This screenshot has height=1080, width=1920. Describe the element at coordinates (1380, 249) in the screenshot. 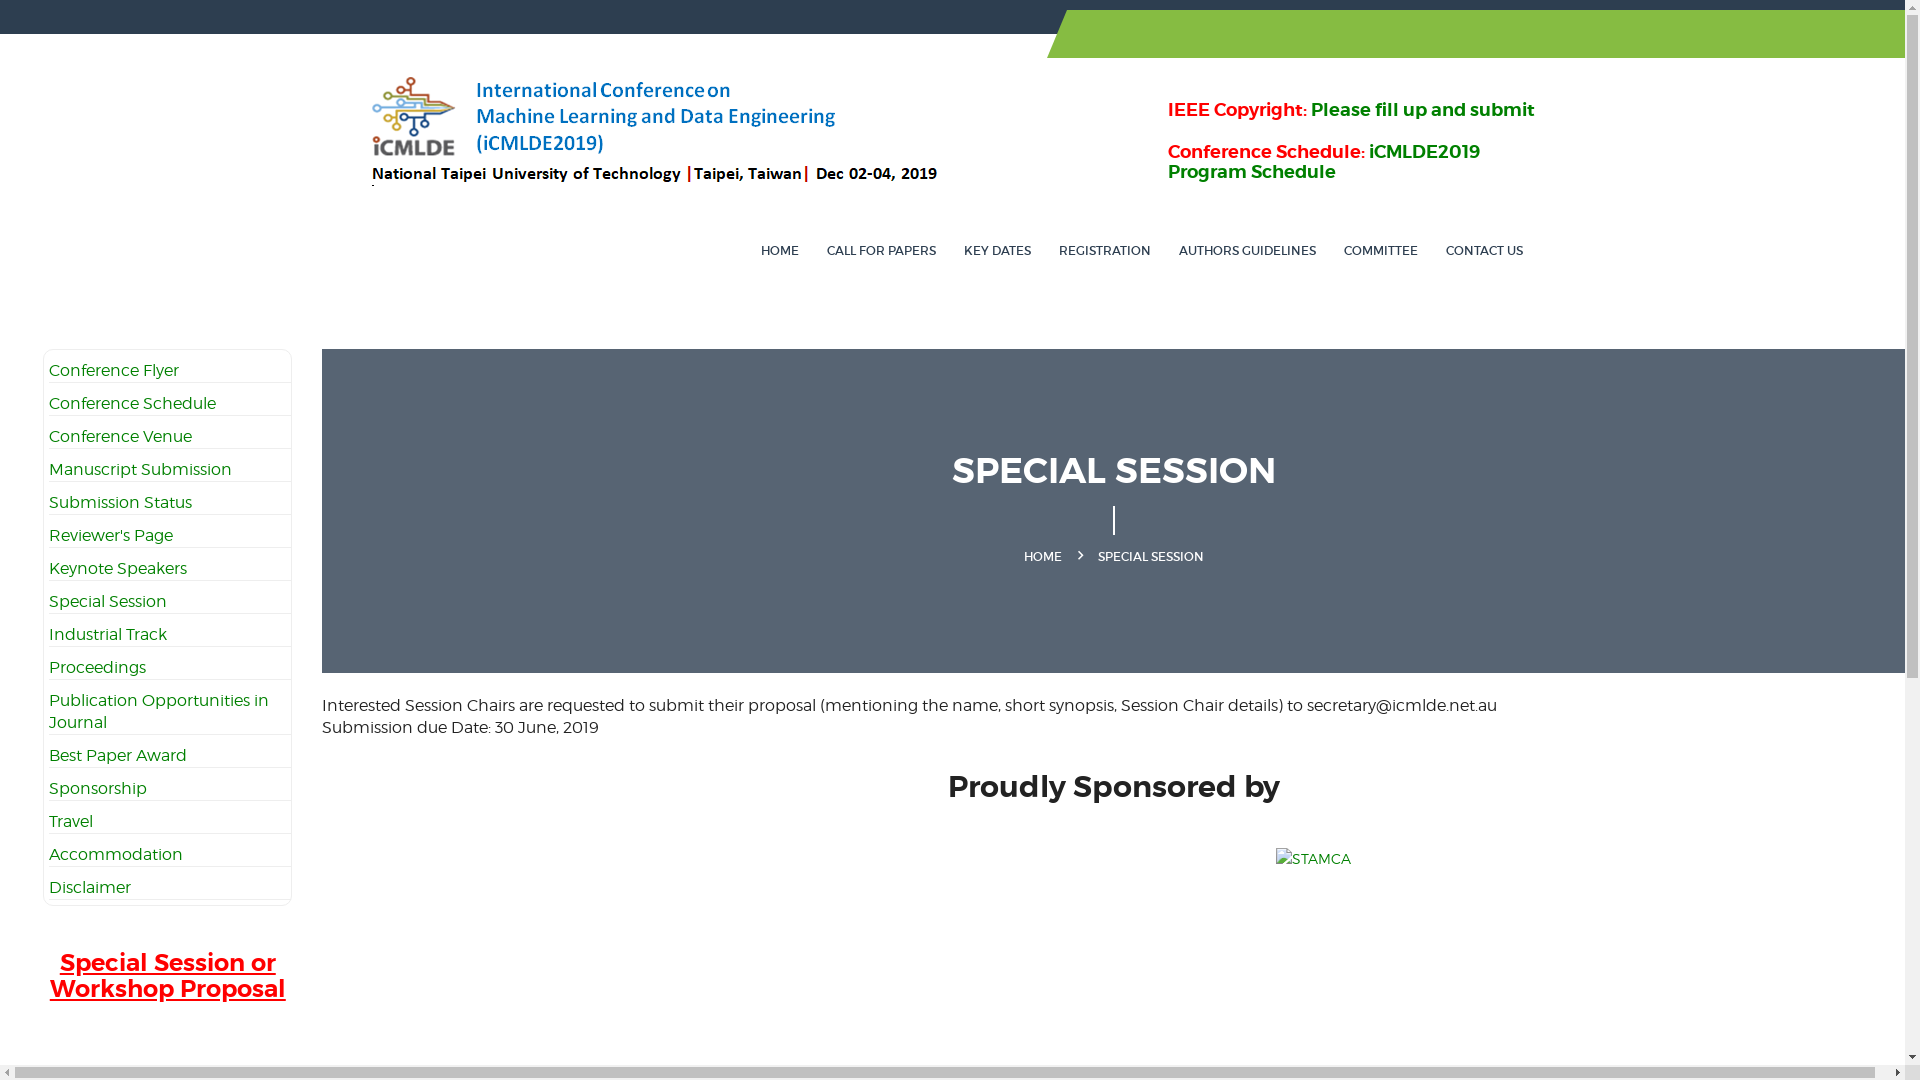

I see `'COMMITTEE'` at that location.